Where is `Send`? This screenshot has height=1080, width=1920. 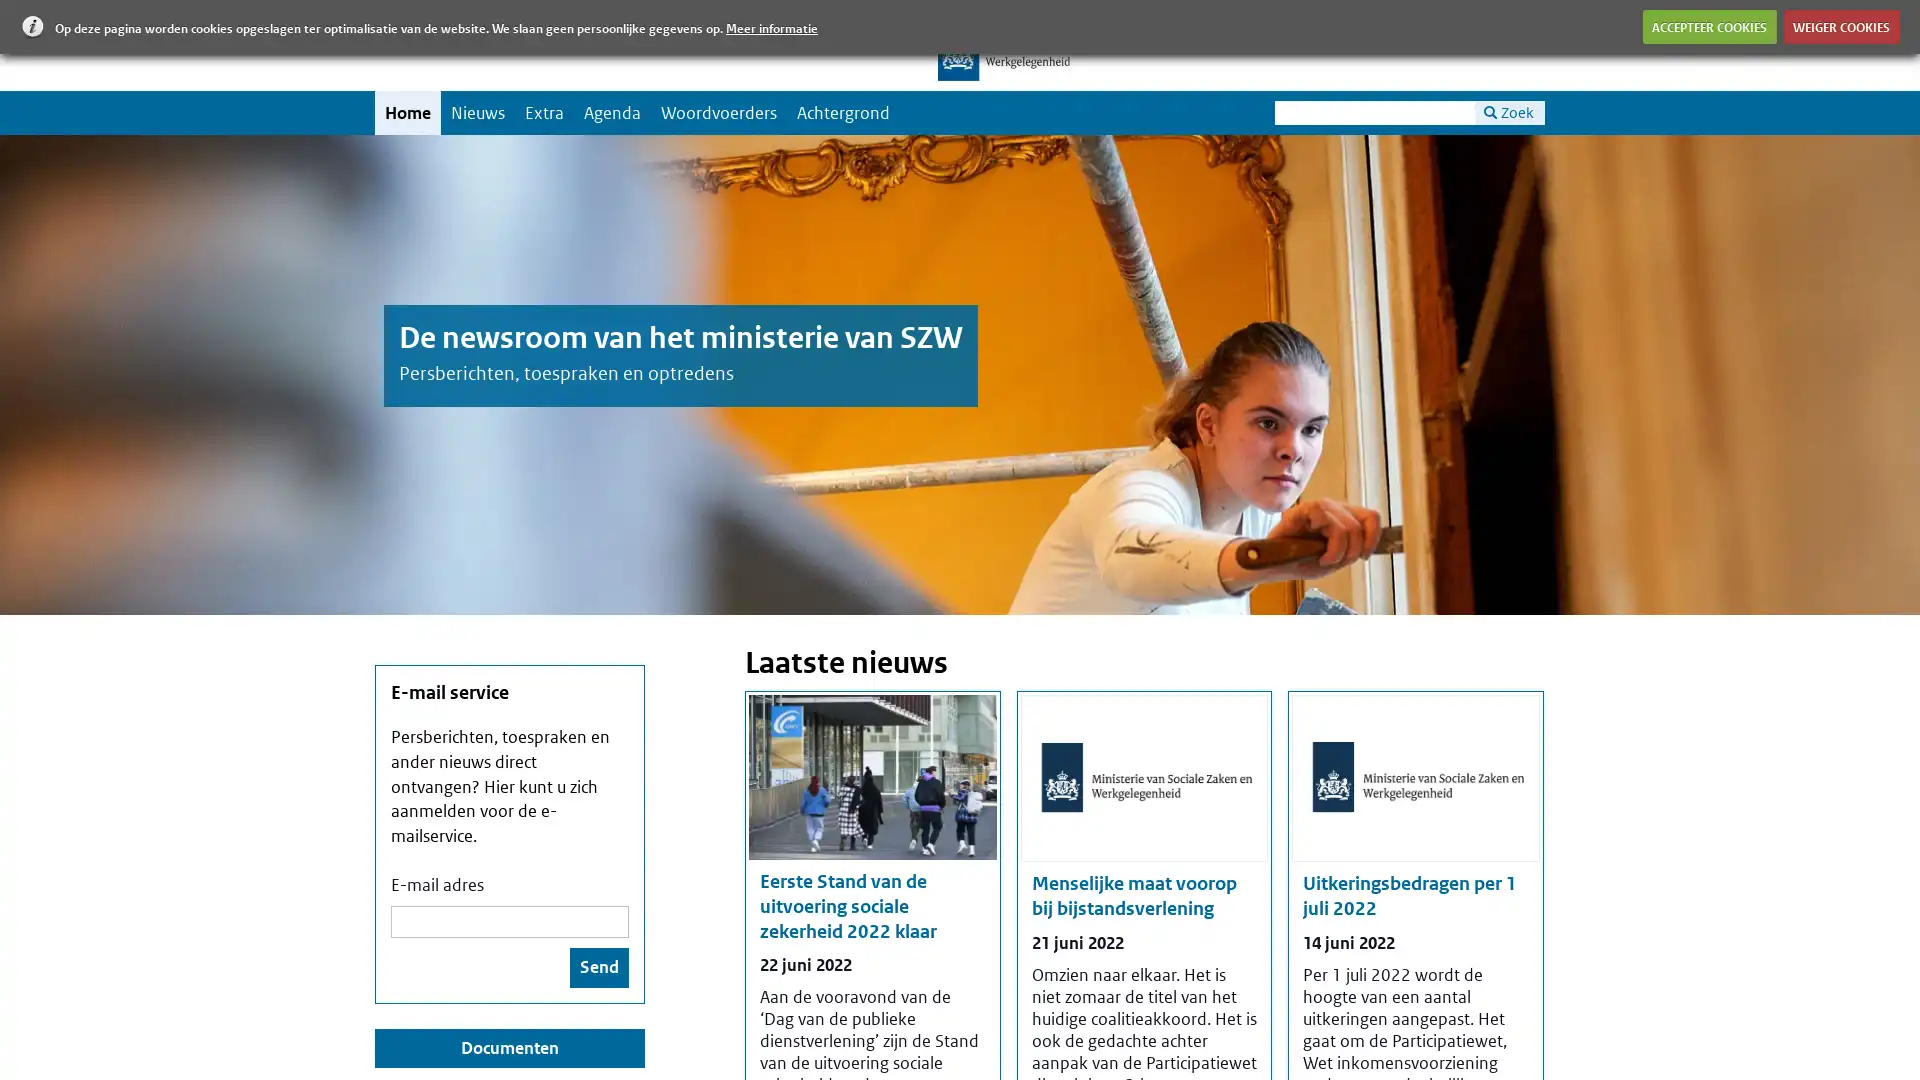 Send is located at coordinates (598, 966).